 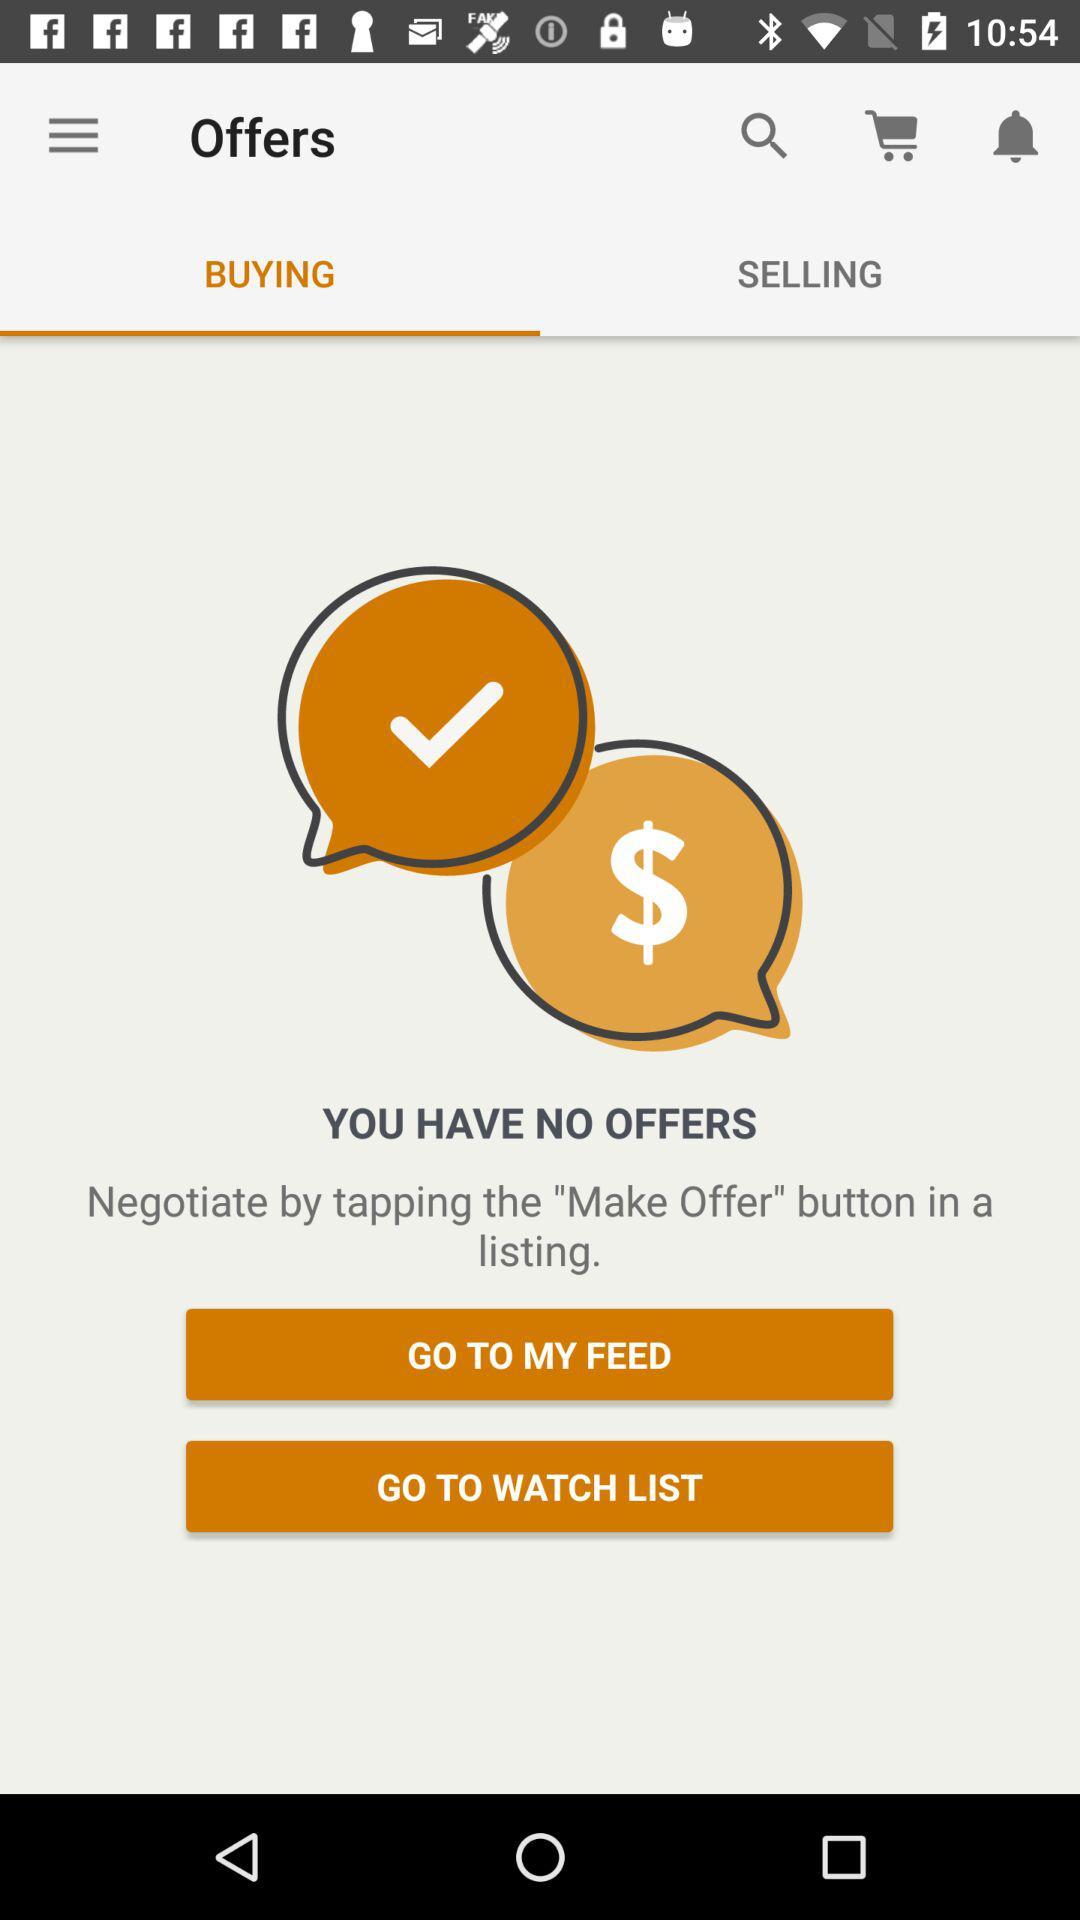 What do you see at coordinates (72, 135) in the screenshot?
I see `item above the negotiate by tapping item` at bounding box center [72, 135].